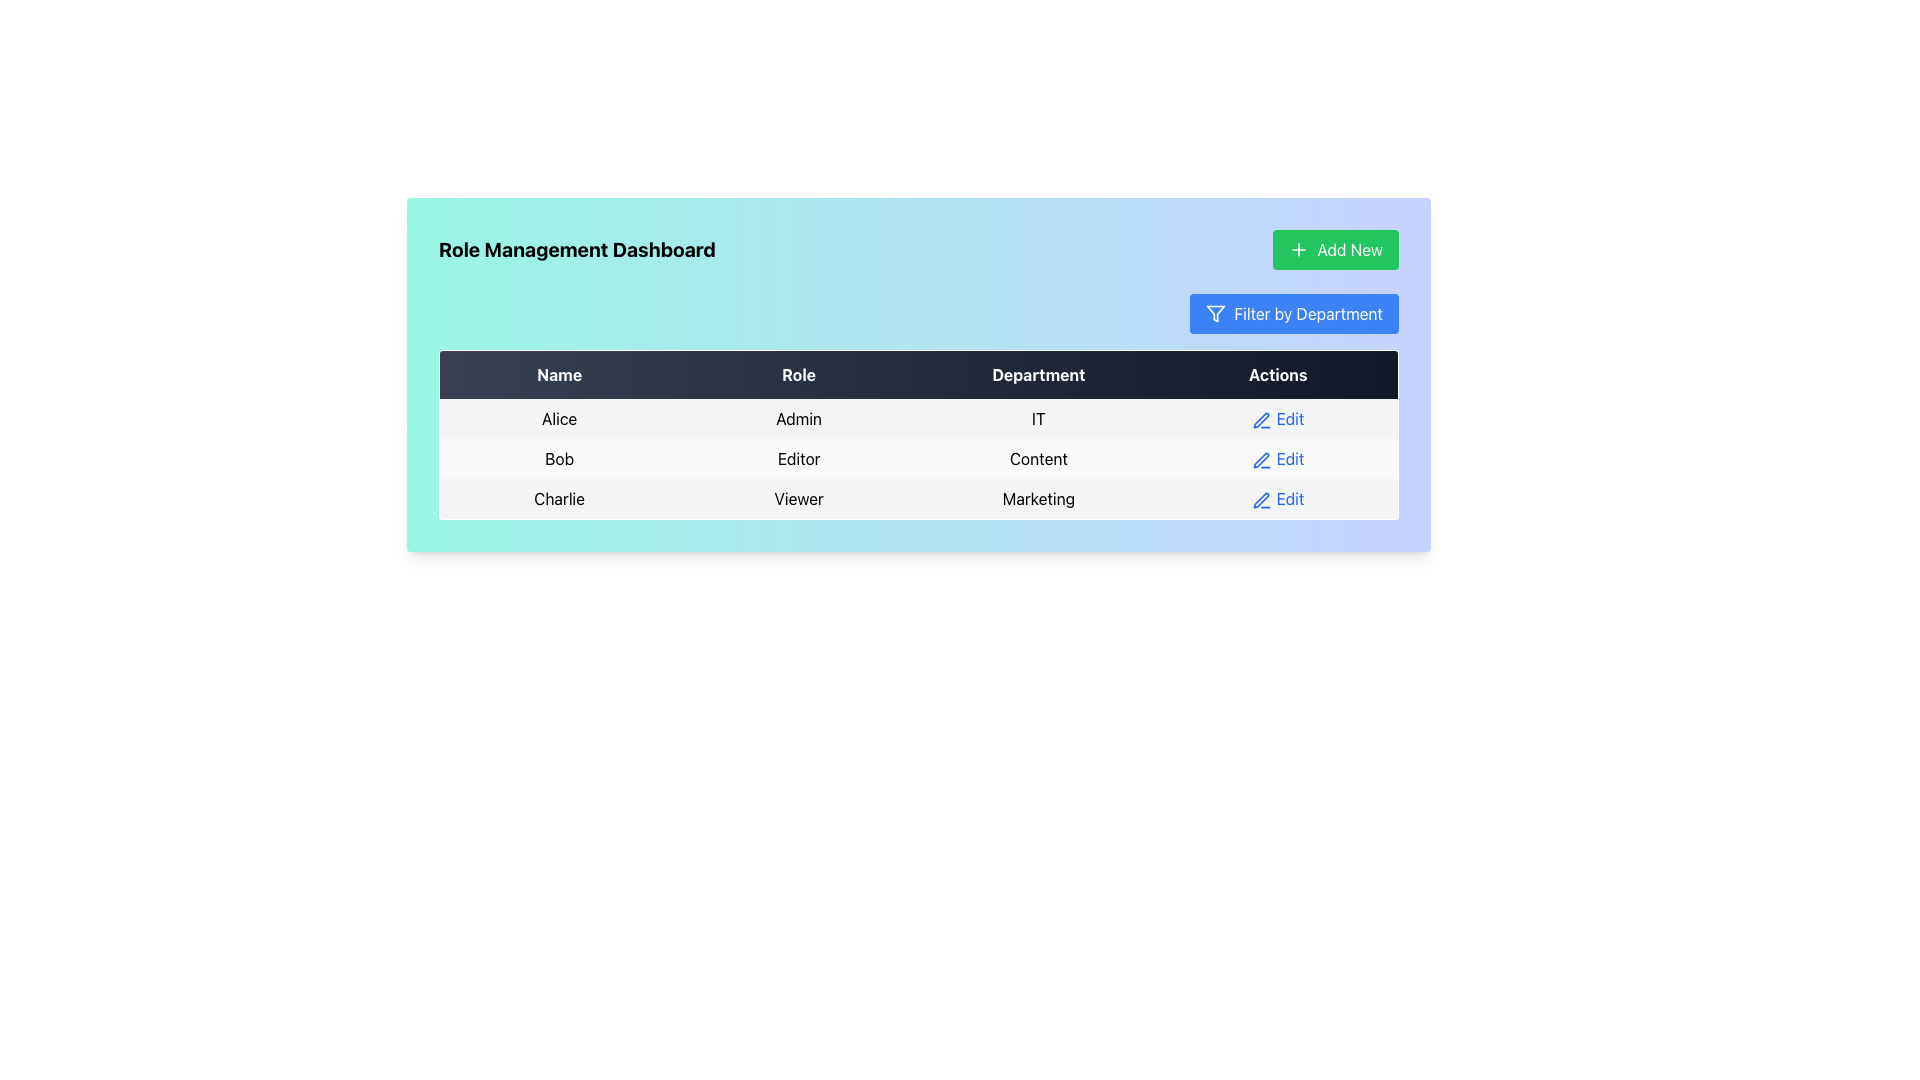  What do you see at coordinates (1277, 459) in the screenshot?
I see `the 'Edit' button-like link with a pen icon in the second row of the table under the 'Actions' column on the role management dashboard` at bounding box center [1277, 459].